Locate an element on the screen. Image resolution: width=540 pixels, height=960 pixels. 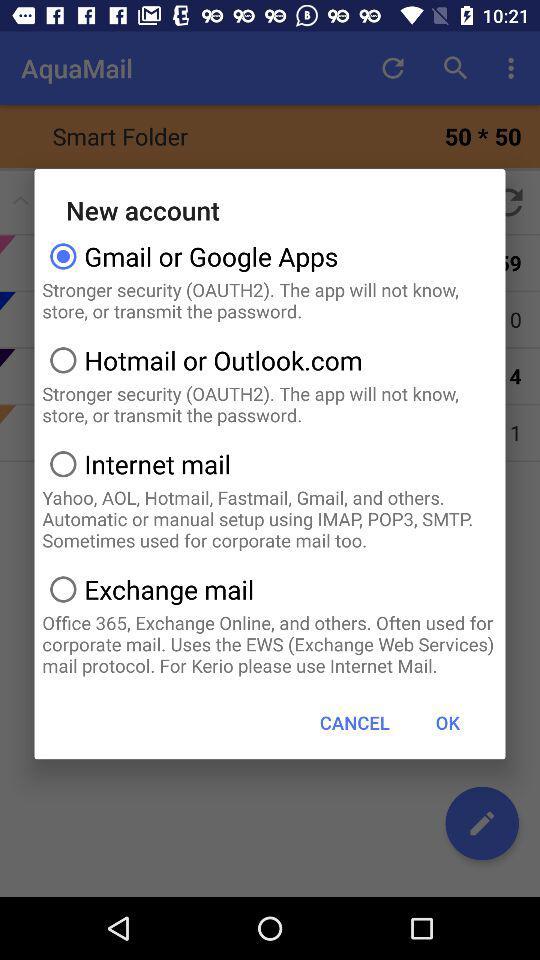
icon to the right of cancel icon is located at coordinates (447, 721).